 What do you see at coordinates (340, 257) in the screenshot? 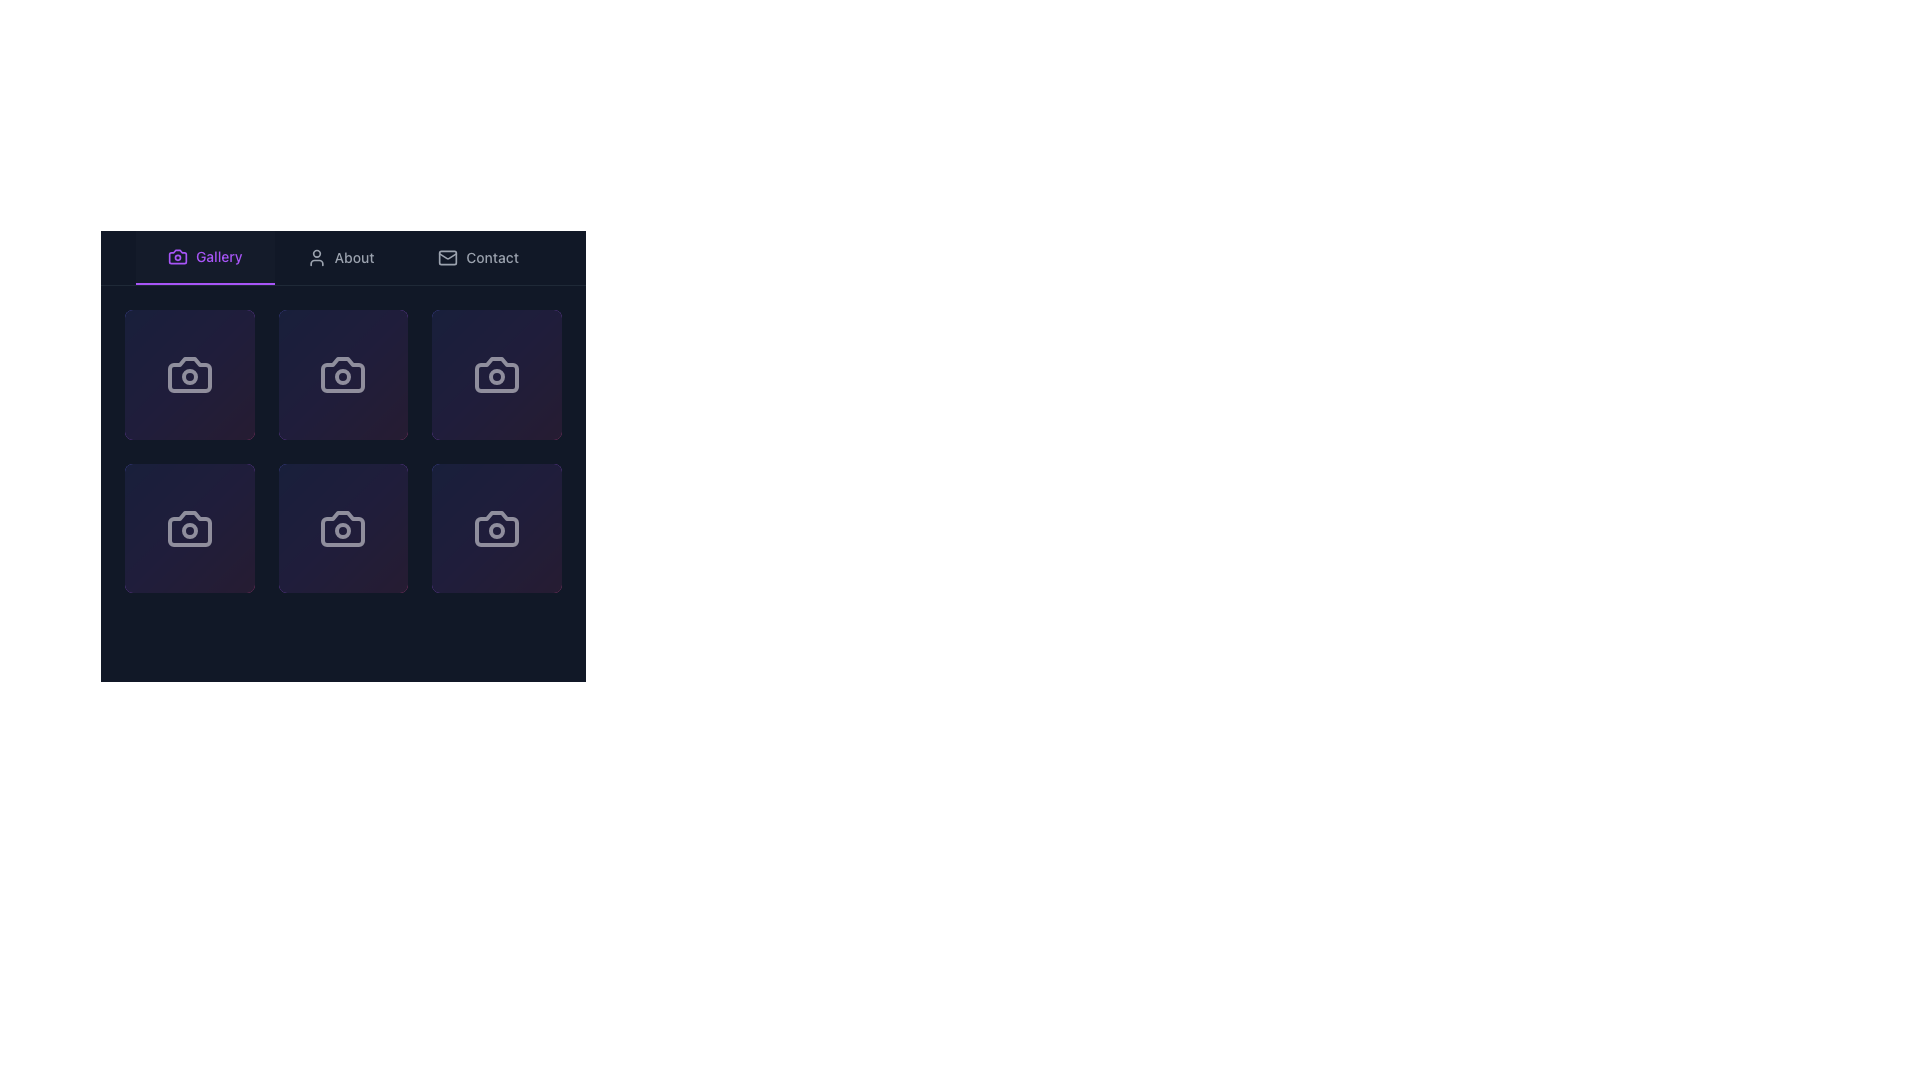
I see `the 'About' navigation button in the navigation bar` at bounding box center [340, 257].